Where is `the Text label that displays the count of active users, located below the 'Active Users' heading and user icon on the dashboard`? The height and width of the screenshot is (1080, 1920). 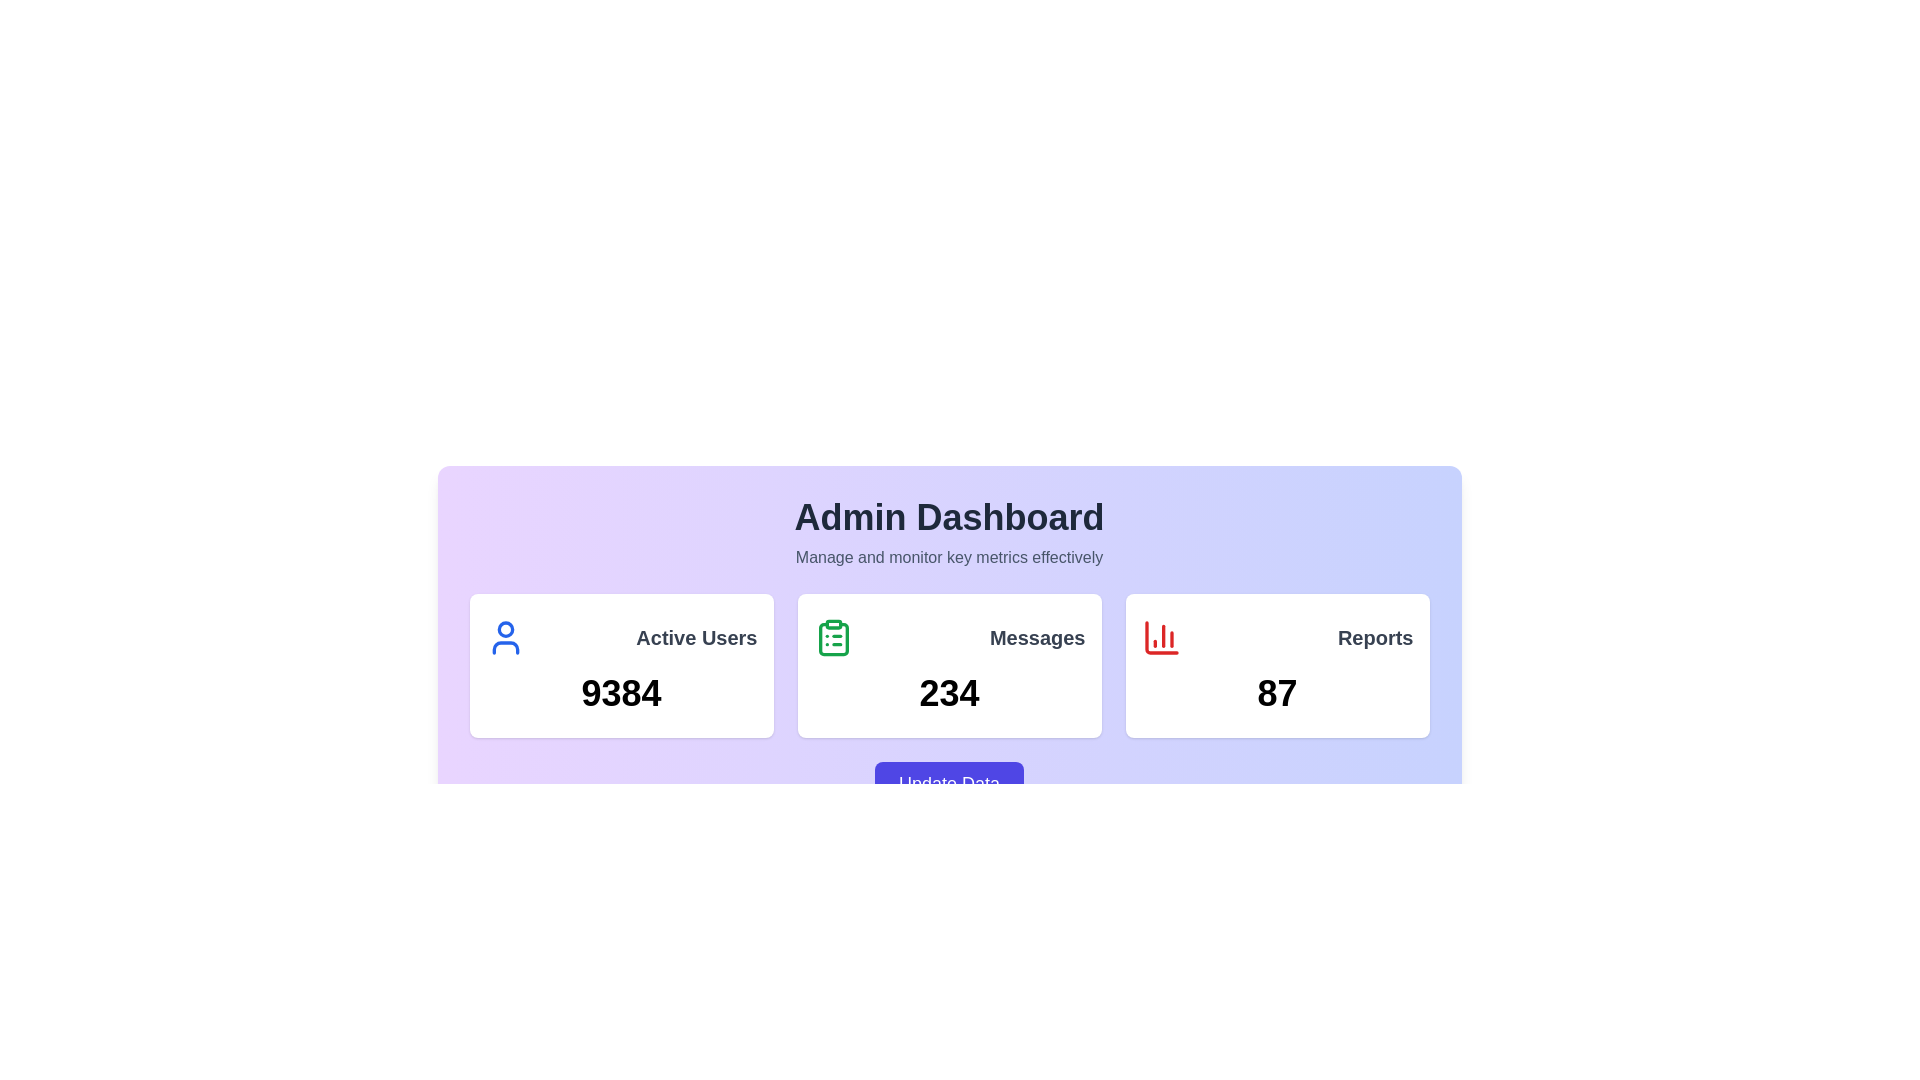 the Text label that displays the count of active users, located below the 'Active Users' heading and user icon on the dashboard is located at coordinates (620, 693).